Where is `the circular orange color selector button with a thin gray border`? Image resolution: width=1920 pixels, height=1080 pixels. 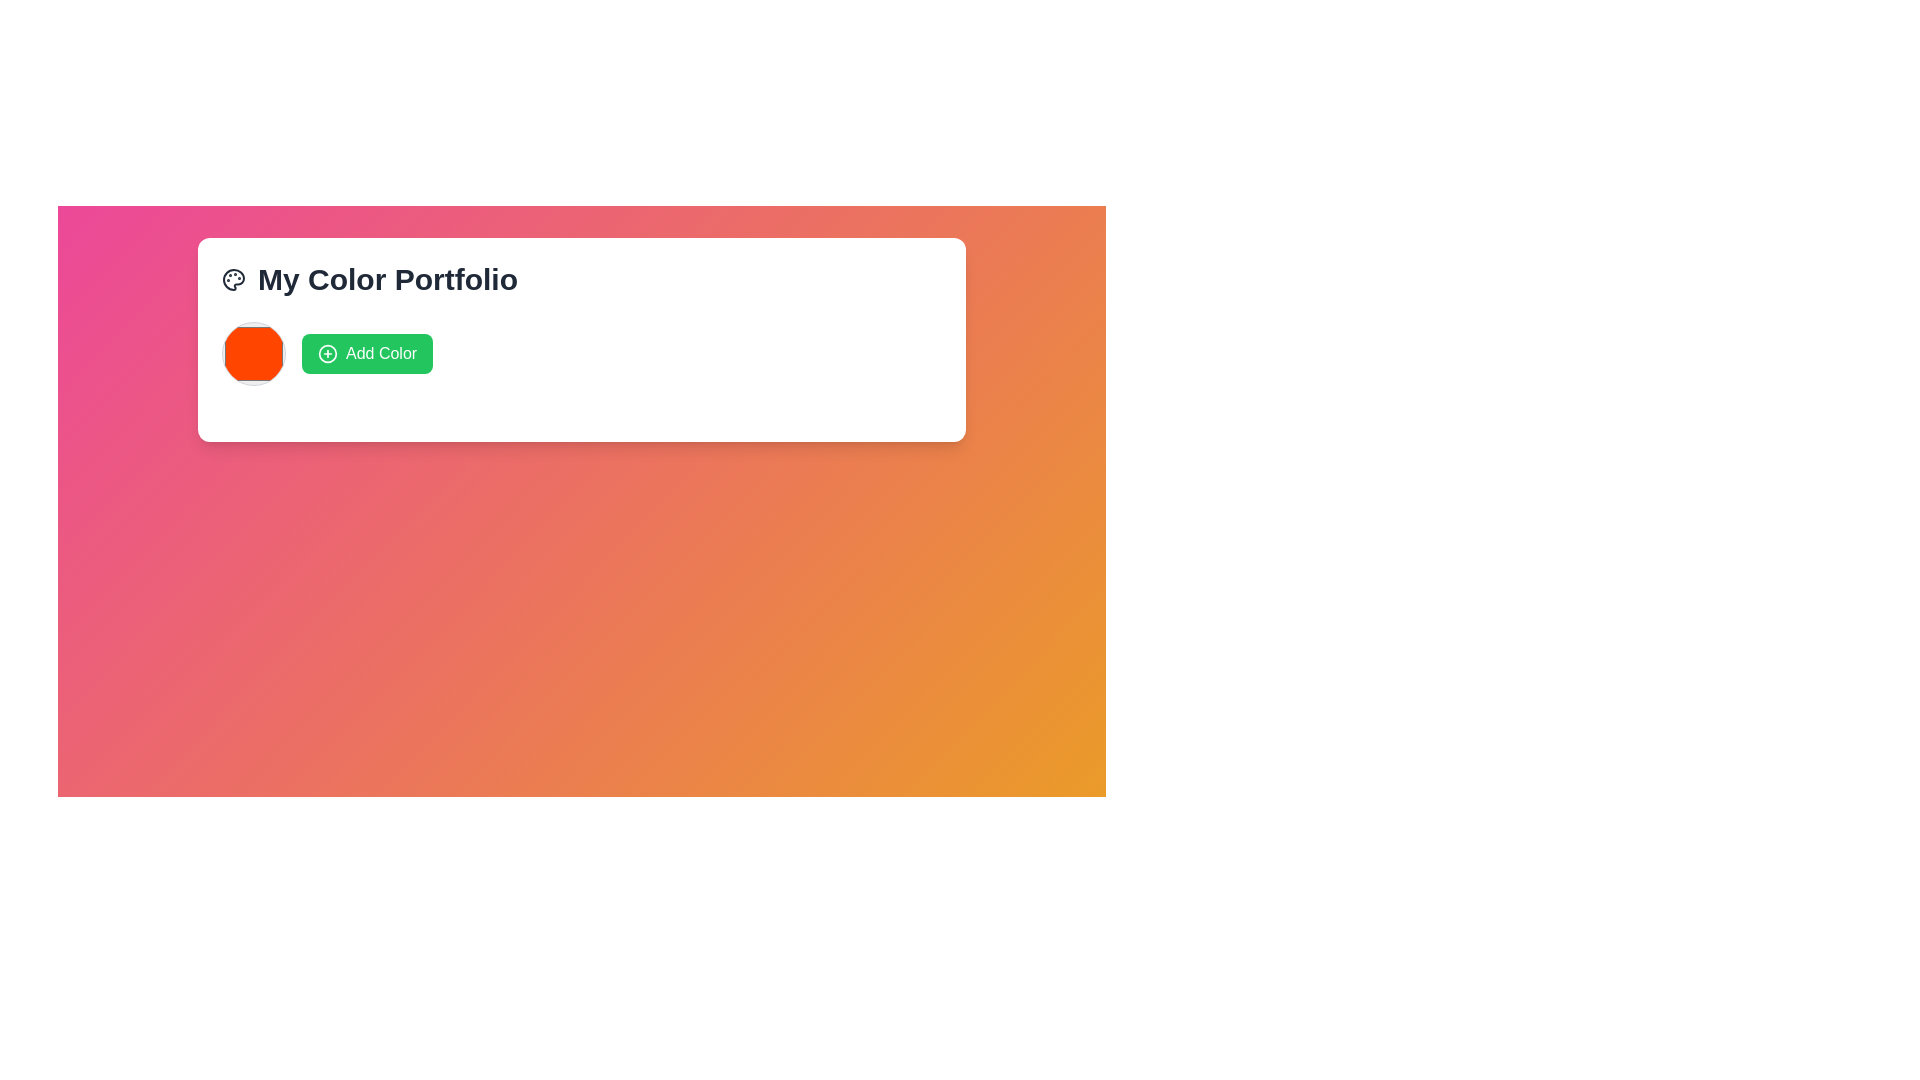
the circular orange color selector button with a thin gray border is located at coordinates (253, 353).